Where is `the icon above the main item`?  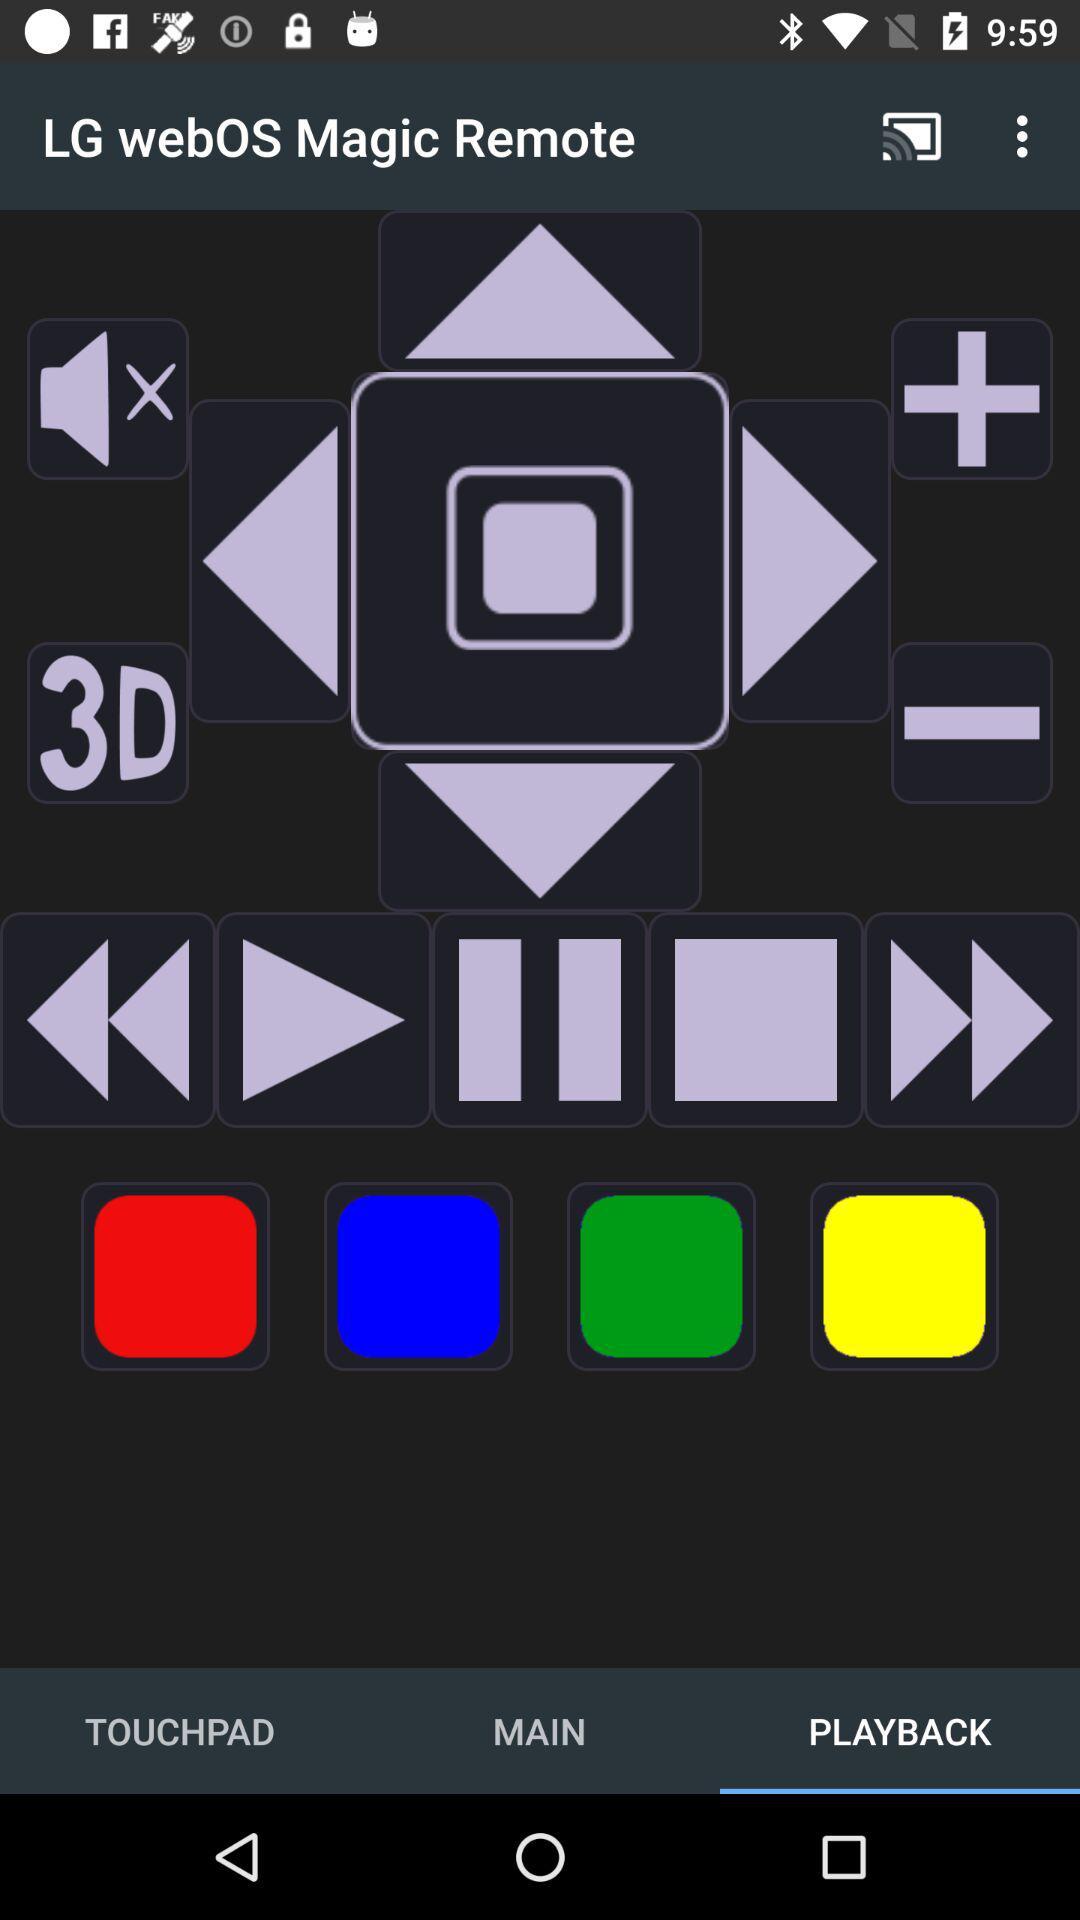 the icon above the main item is located at coordinates (417, 1275).